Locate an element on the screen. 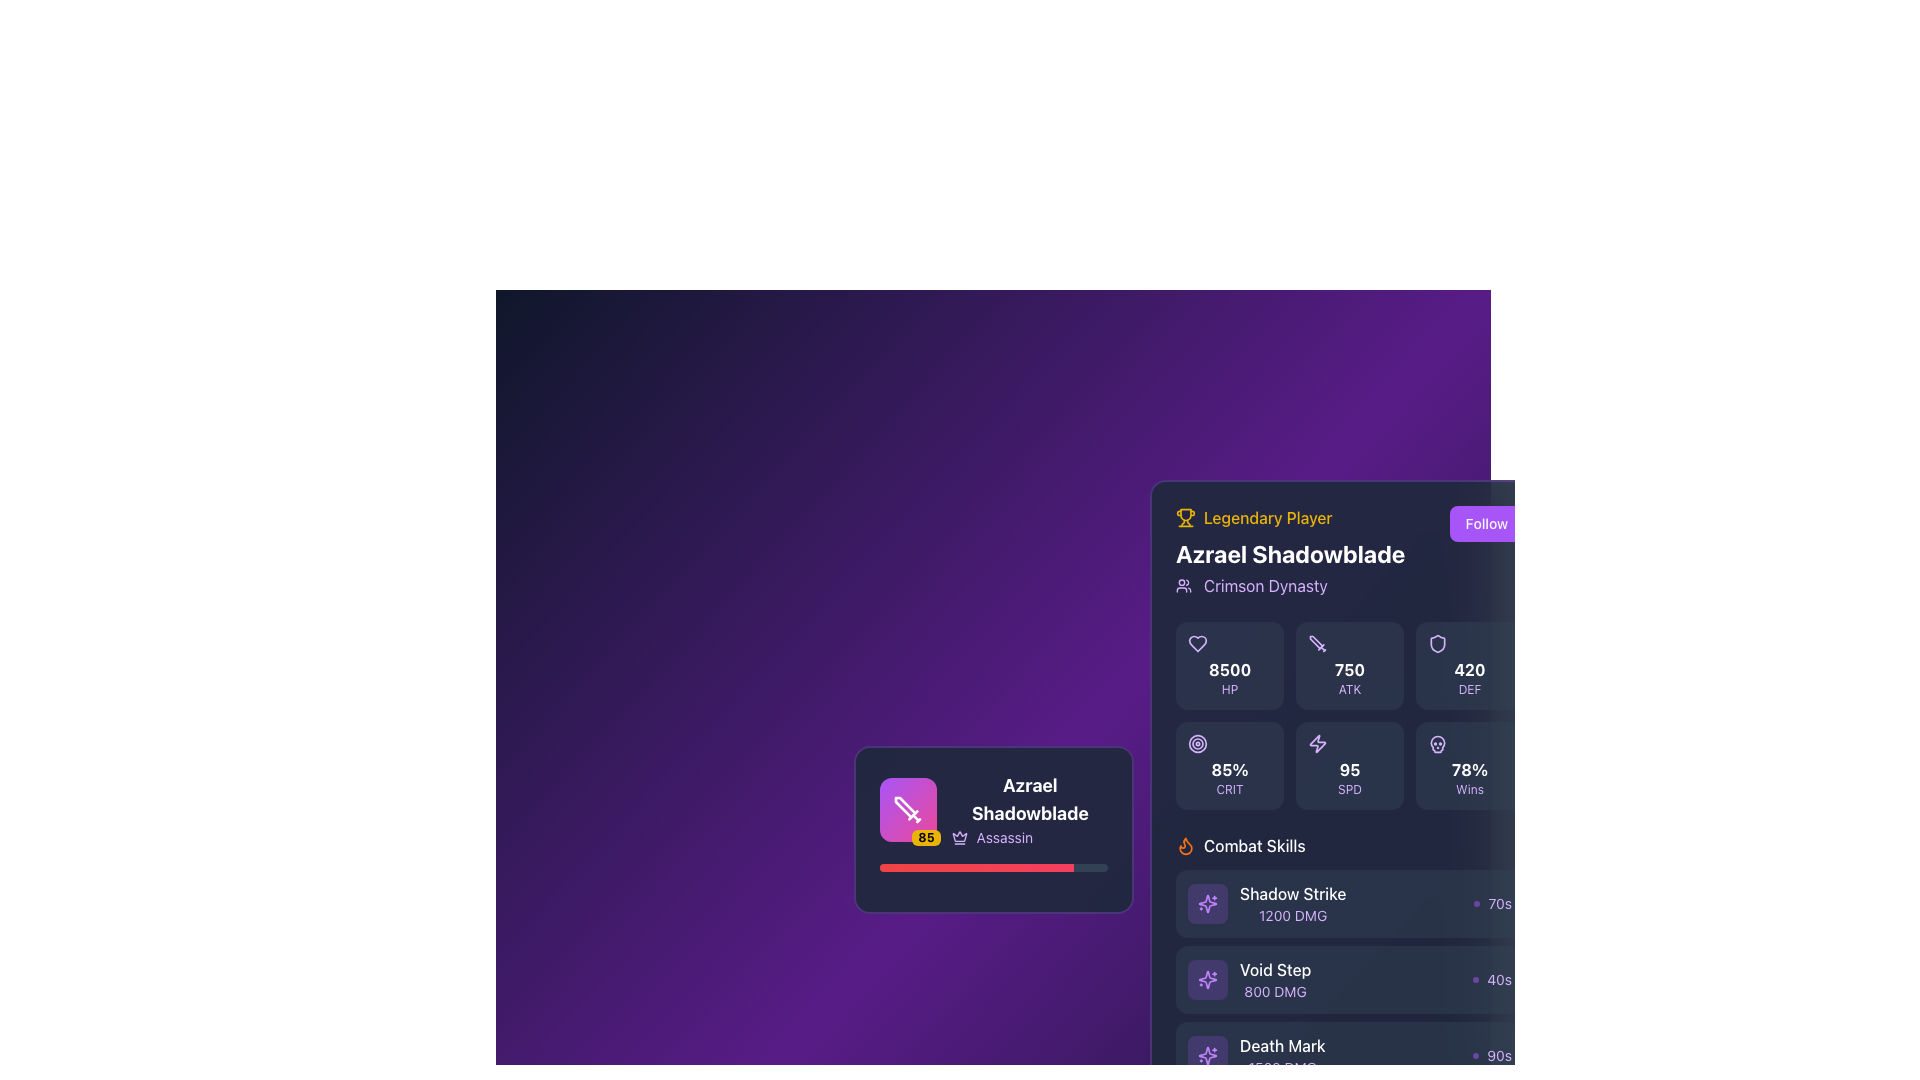 The width and height of the screenshot is (1920, 1080). the decorative icon representing the character's role or class, located in the top-left of the profile card, adjacent to the character's name and description is located at coordinates (904, 806).